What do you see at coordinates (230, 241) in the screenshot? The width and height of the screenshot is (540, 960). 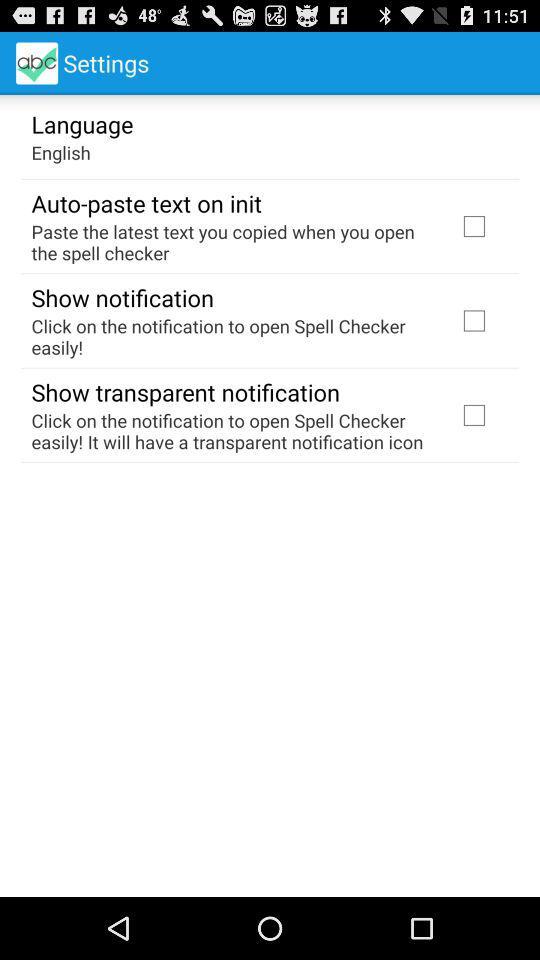 I see `the icon below auto paste text` at bounding box center [230, 241].